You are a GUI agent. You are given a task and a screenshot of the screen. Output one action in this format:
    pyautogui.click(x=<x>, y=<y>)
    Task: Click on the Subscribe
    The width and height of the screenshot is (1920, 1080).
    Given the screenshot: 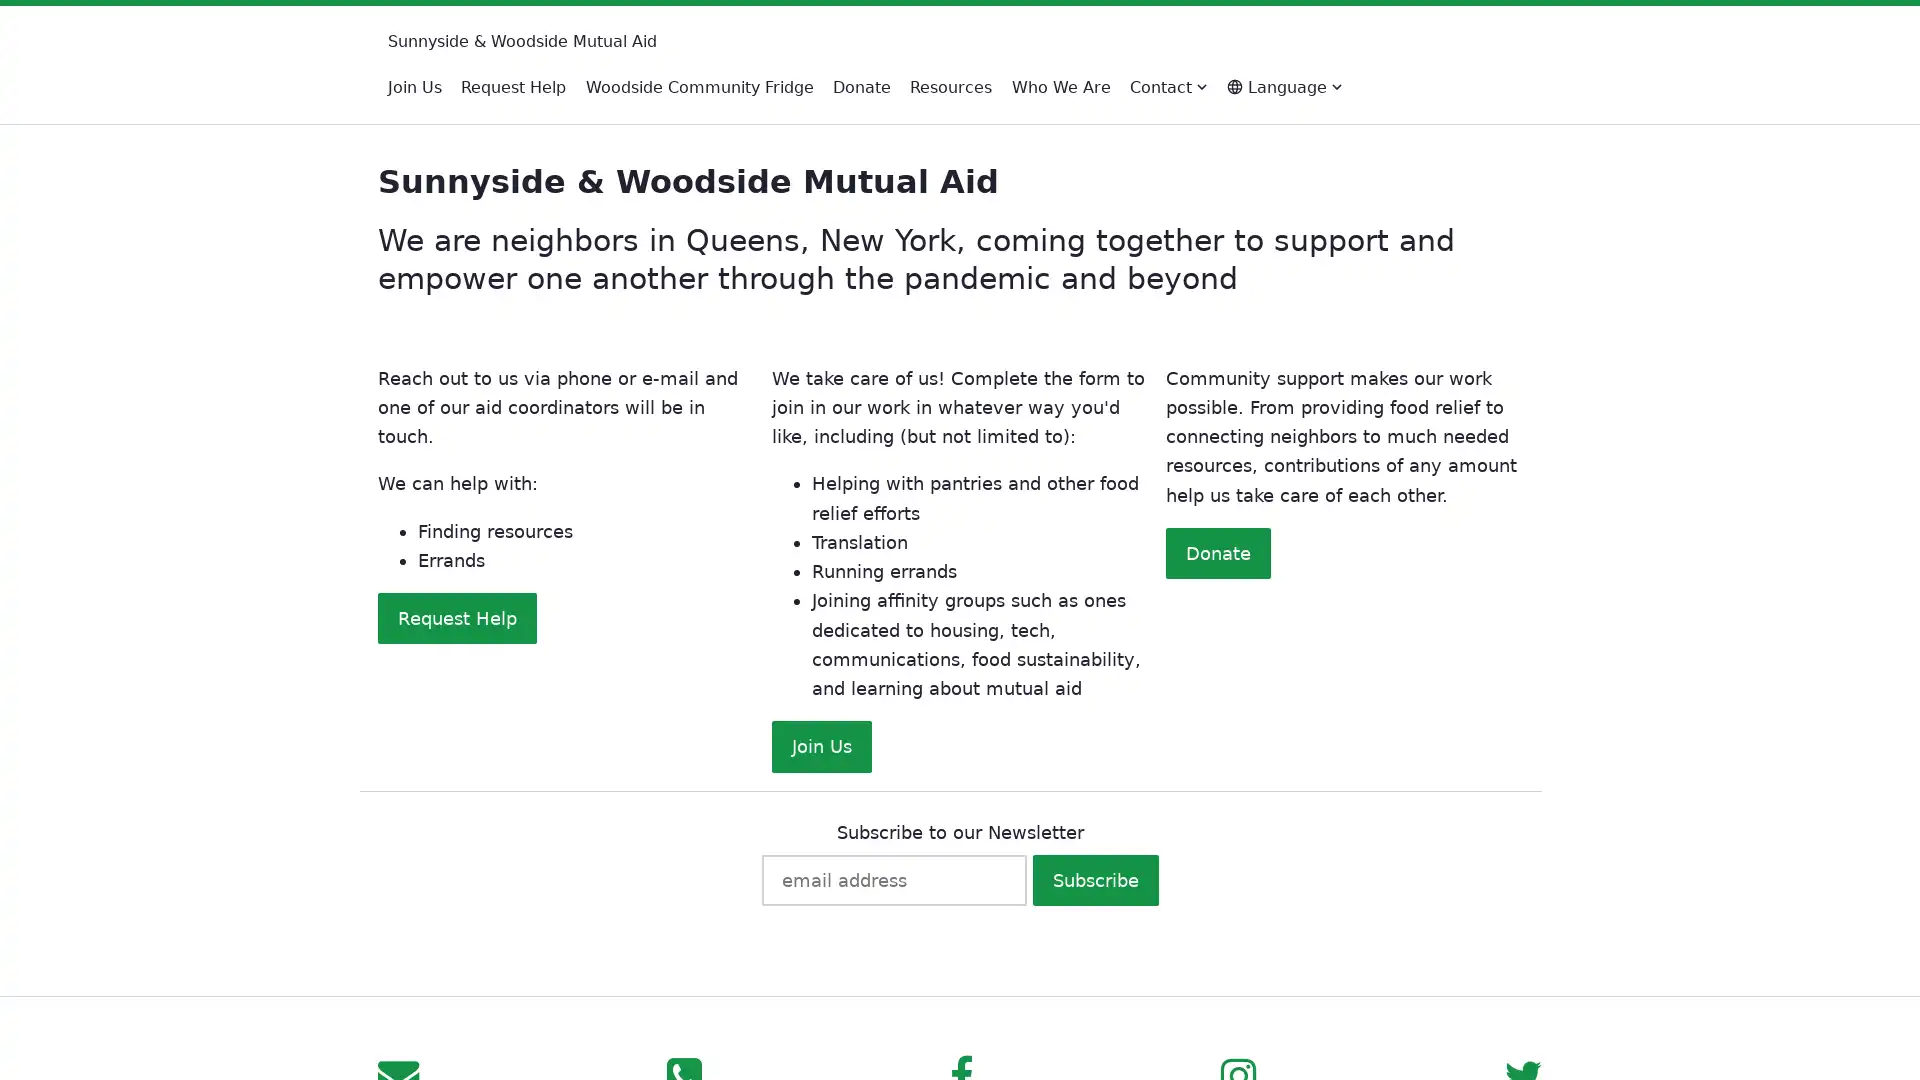 What is the action you would take?
    pyautogui.click(x=1093, y=878)
    